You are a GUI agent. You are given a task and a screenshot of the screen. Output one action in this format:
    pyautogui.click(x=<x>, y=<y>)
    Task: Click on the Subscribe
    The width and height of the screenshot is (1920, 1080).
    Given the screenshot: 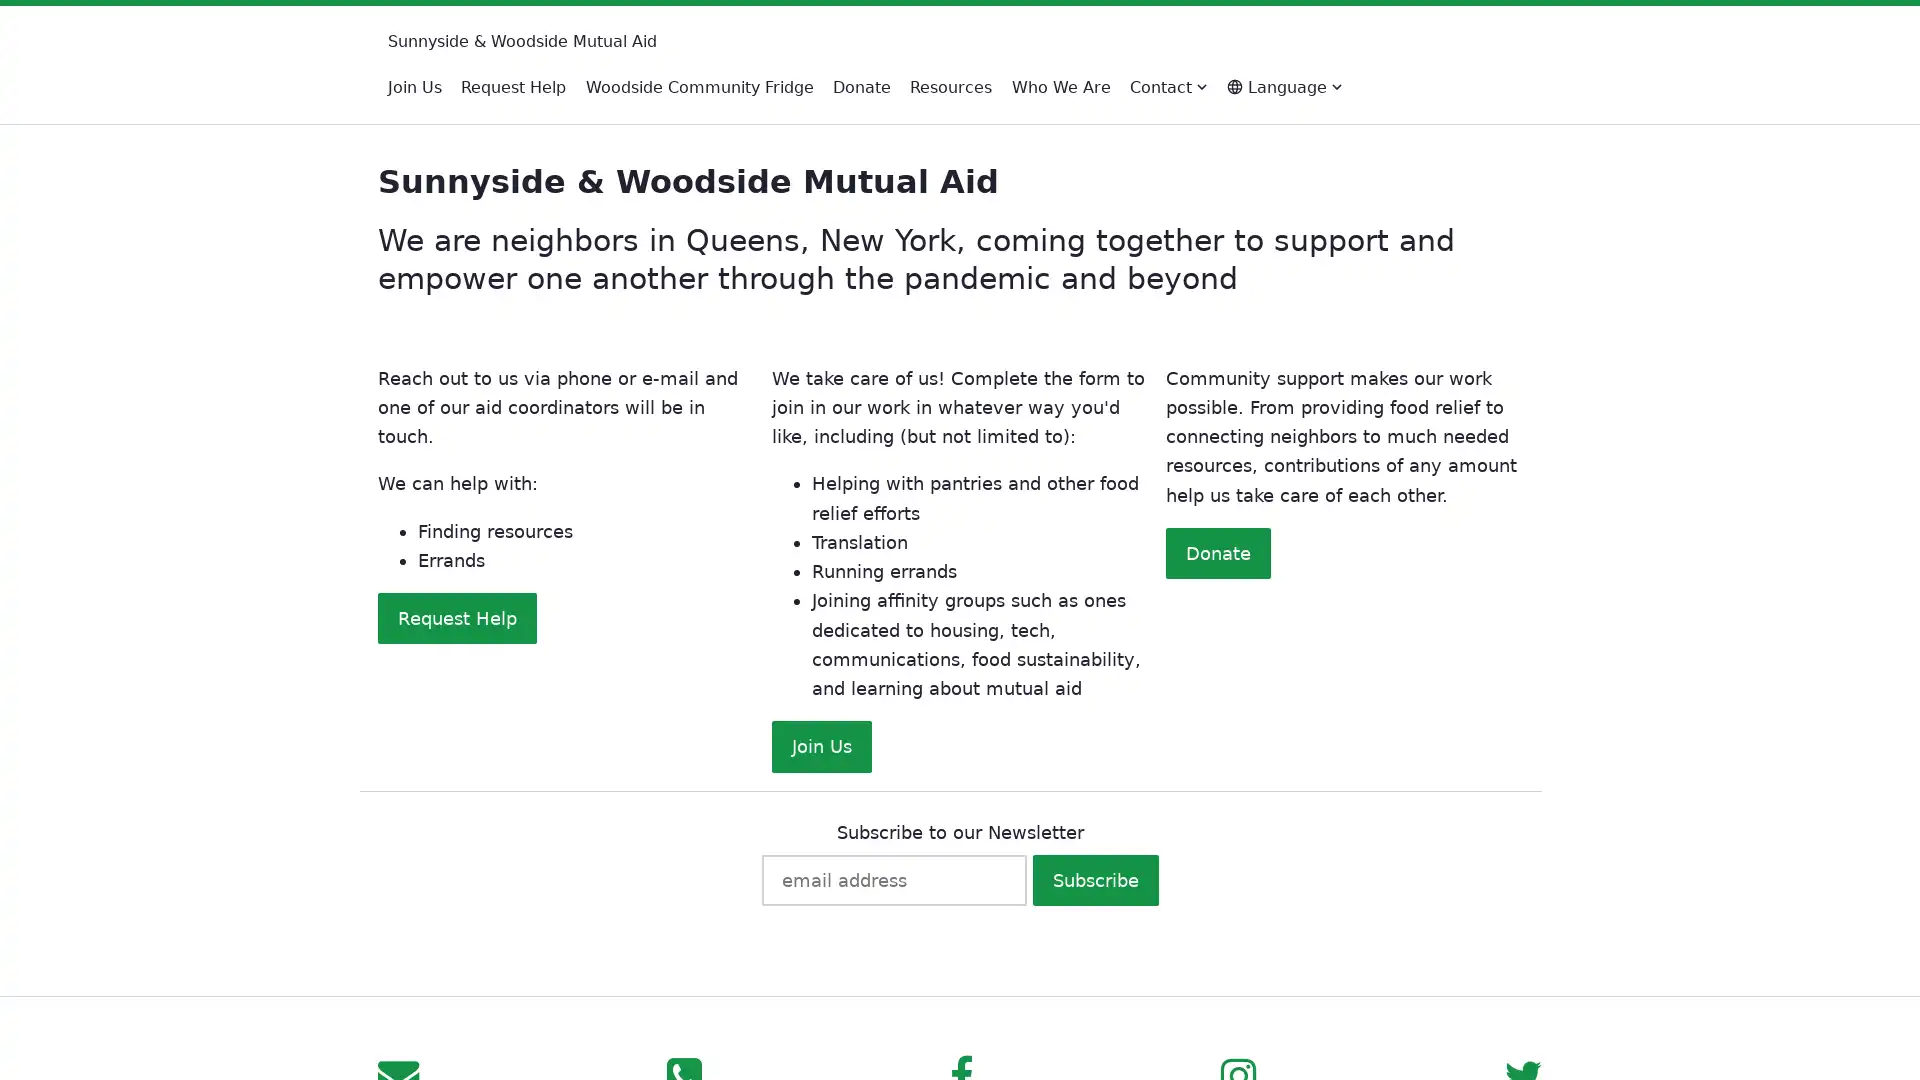 What is the action you would take?
    pyautogui.click(x=1093, y=878)
    